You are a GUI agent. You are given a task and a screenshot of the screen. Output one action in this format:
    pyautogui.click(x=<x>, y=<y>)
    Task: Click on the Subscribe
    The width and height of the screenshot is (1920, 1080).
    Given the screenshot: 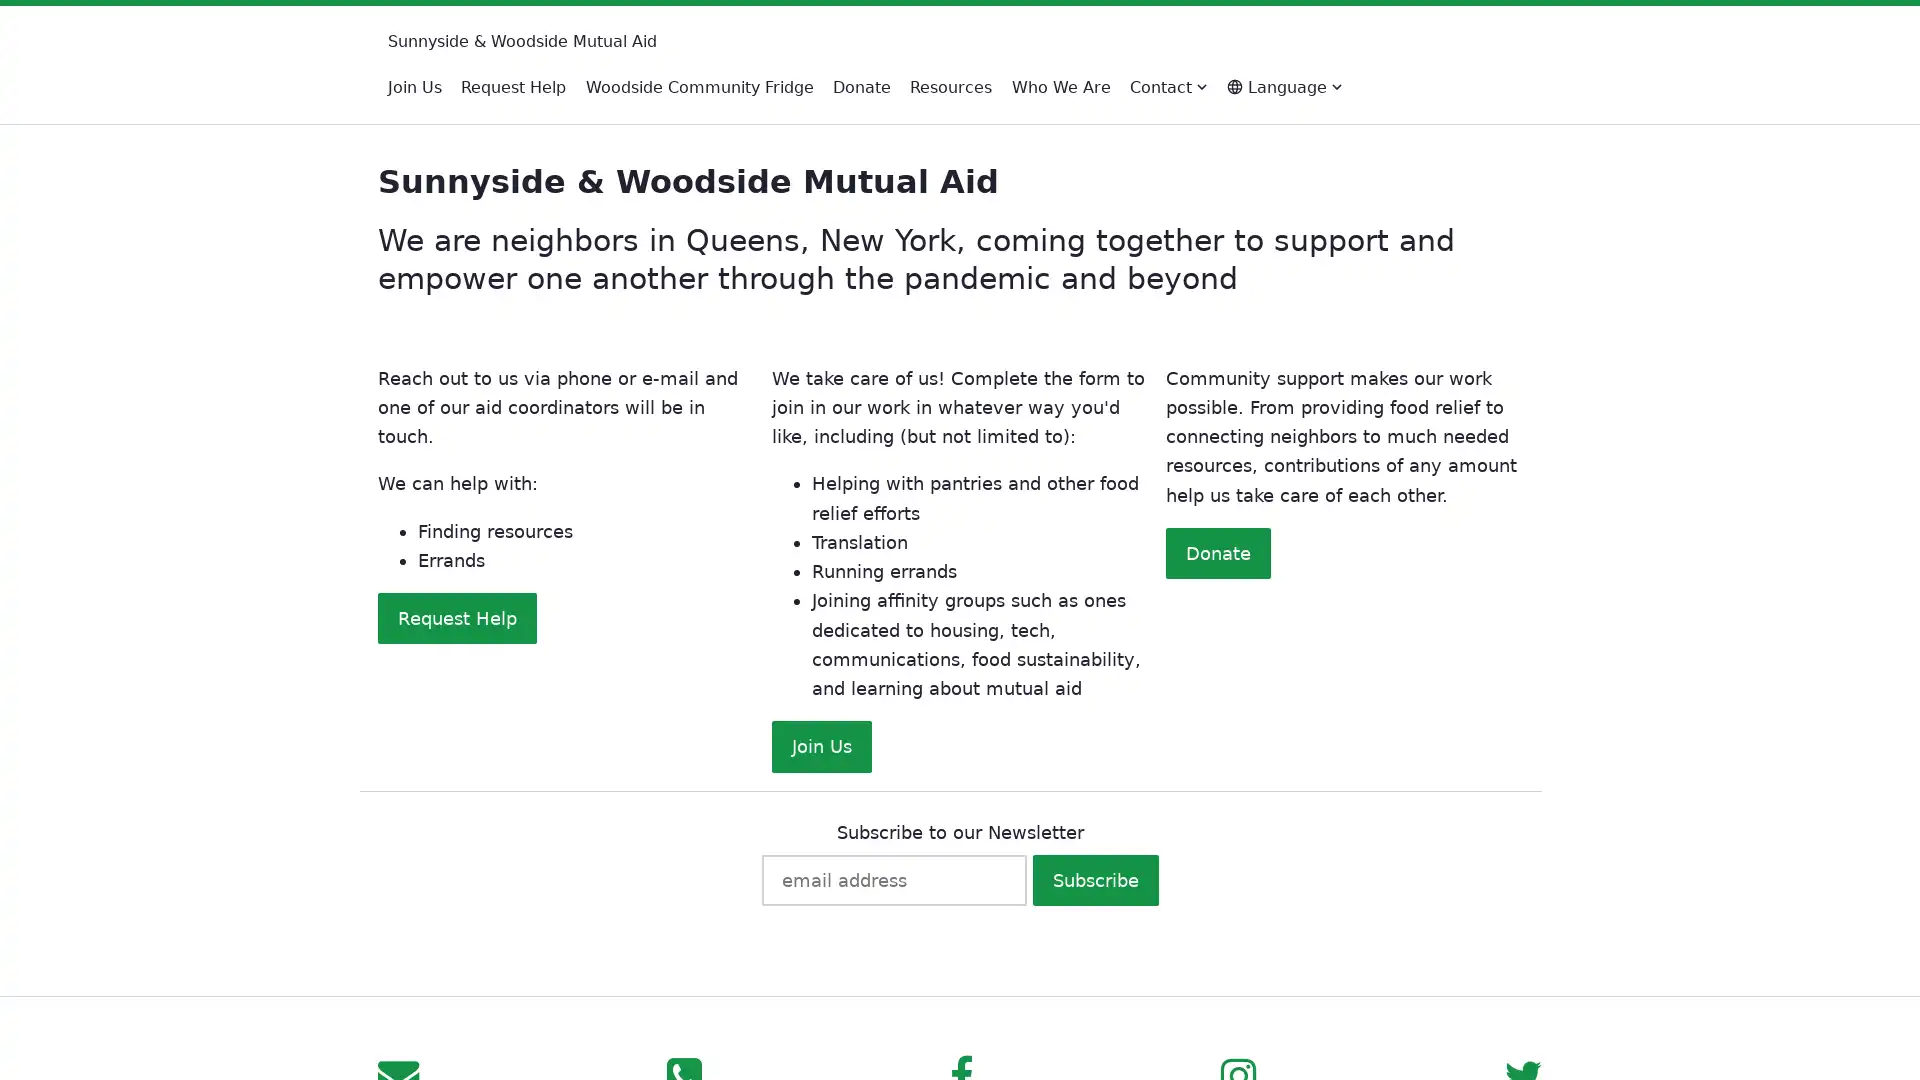 What is the action you would take?
    pyautogui.click(x=1093, y=878)
    